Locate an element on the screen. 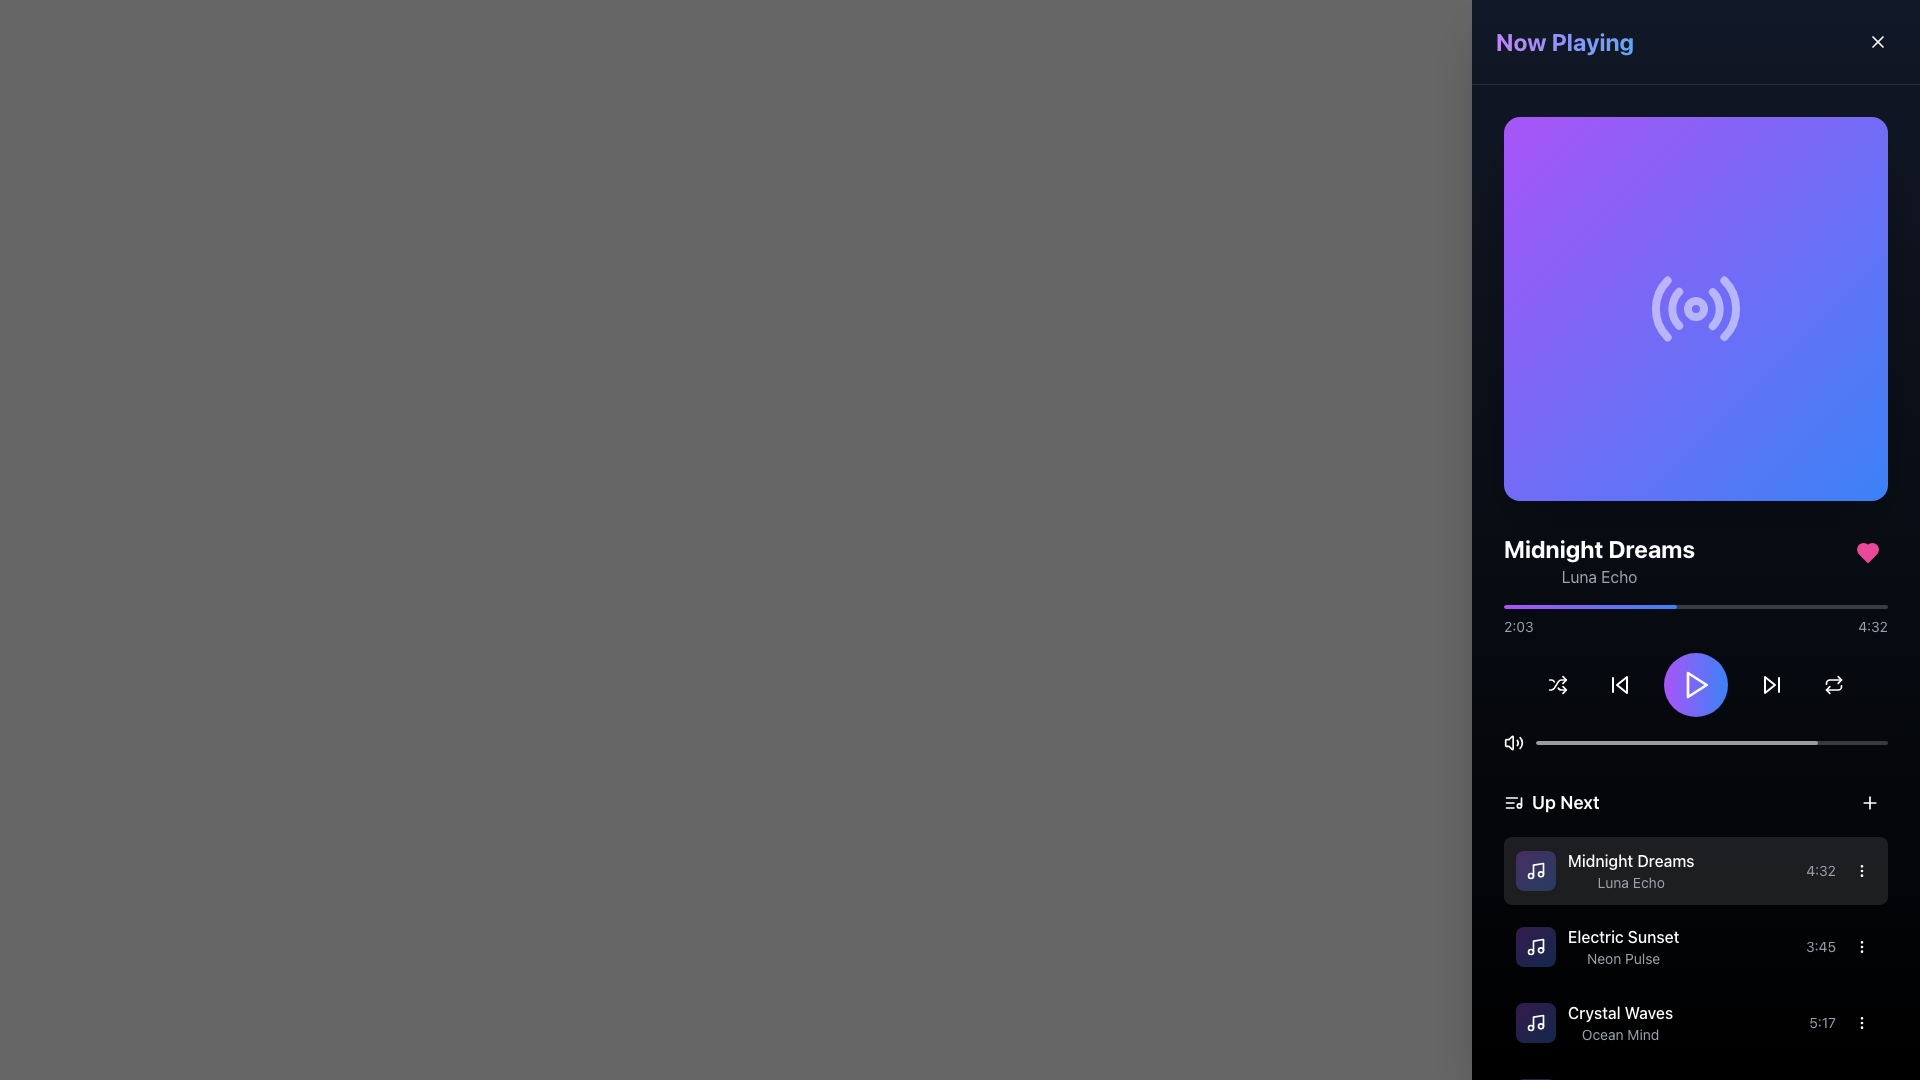  the vertical ellipsis icon, which is represented by three vertically aligned dots, located to the right of the 'Crystal Waves' song in the 'Up Next' section is located at coordinates (1861, 1022).